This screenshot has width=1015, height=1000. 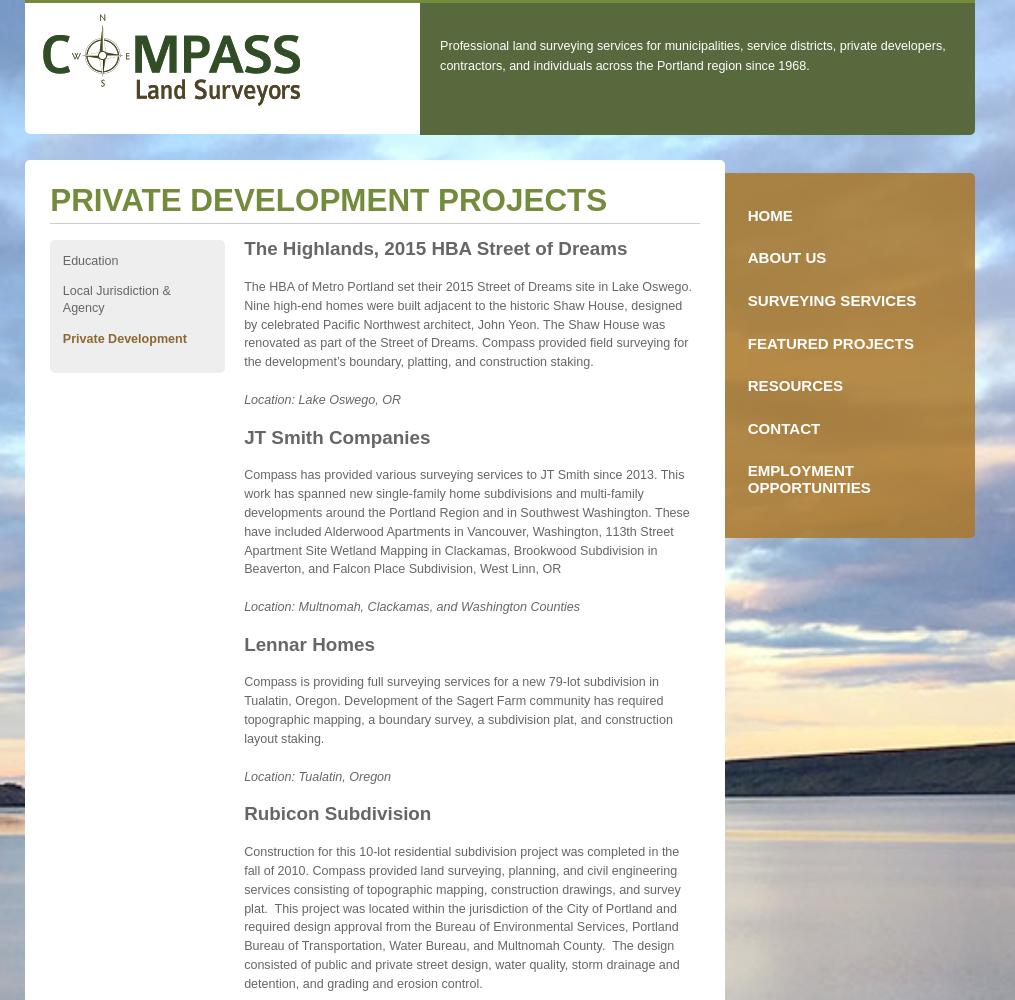 What do you see at coordinates (439, 55) in the screenshot?
I see `'Professional land surveying services for municipalities, service districts, private developers, contractors, and
								individuals across the Portland region since 1968.'` at bounding box center [439, 55].